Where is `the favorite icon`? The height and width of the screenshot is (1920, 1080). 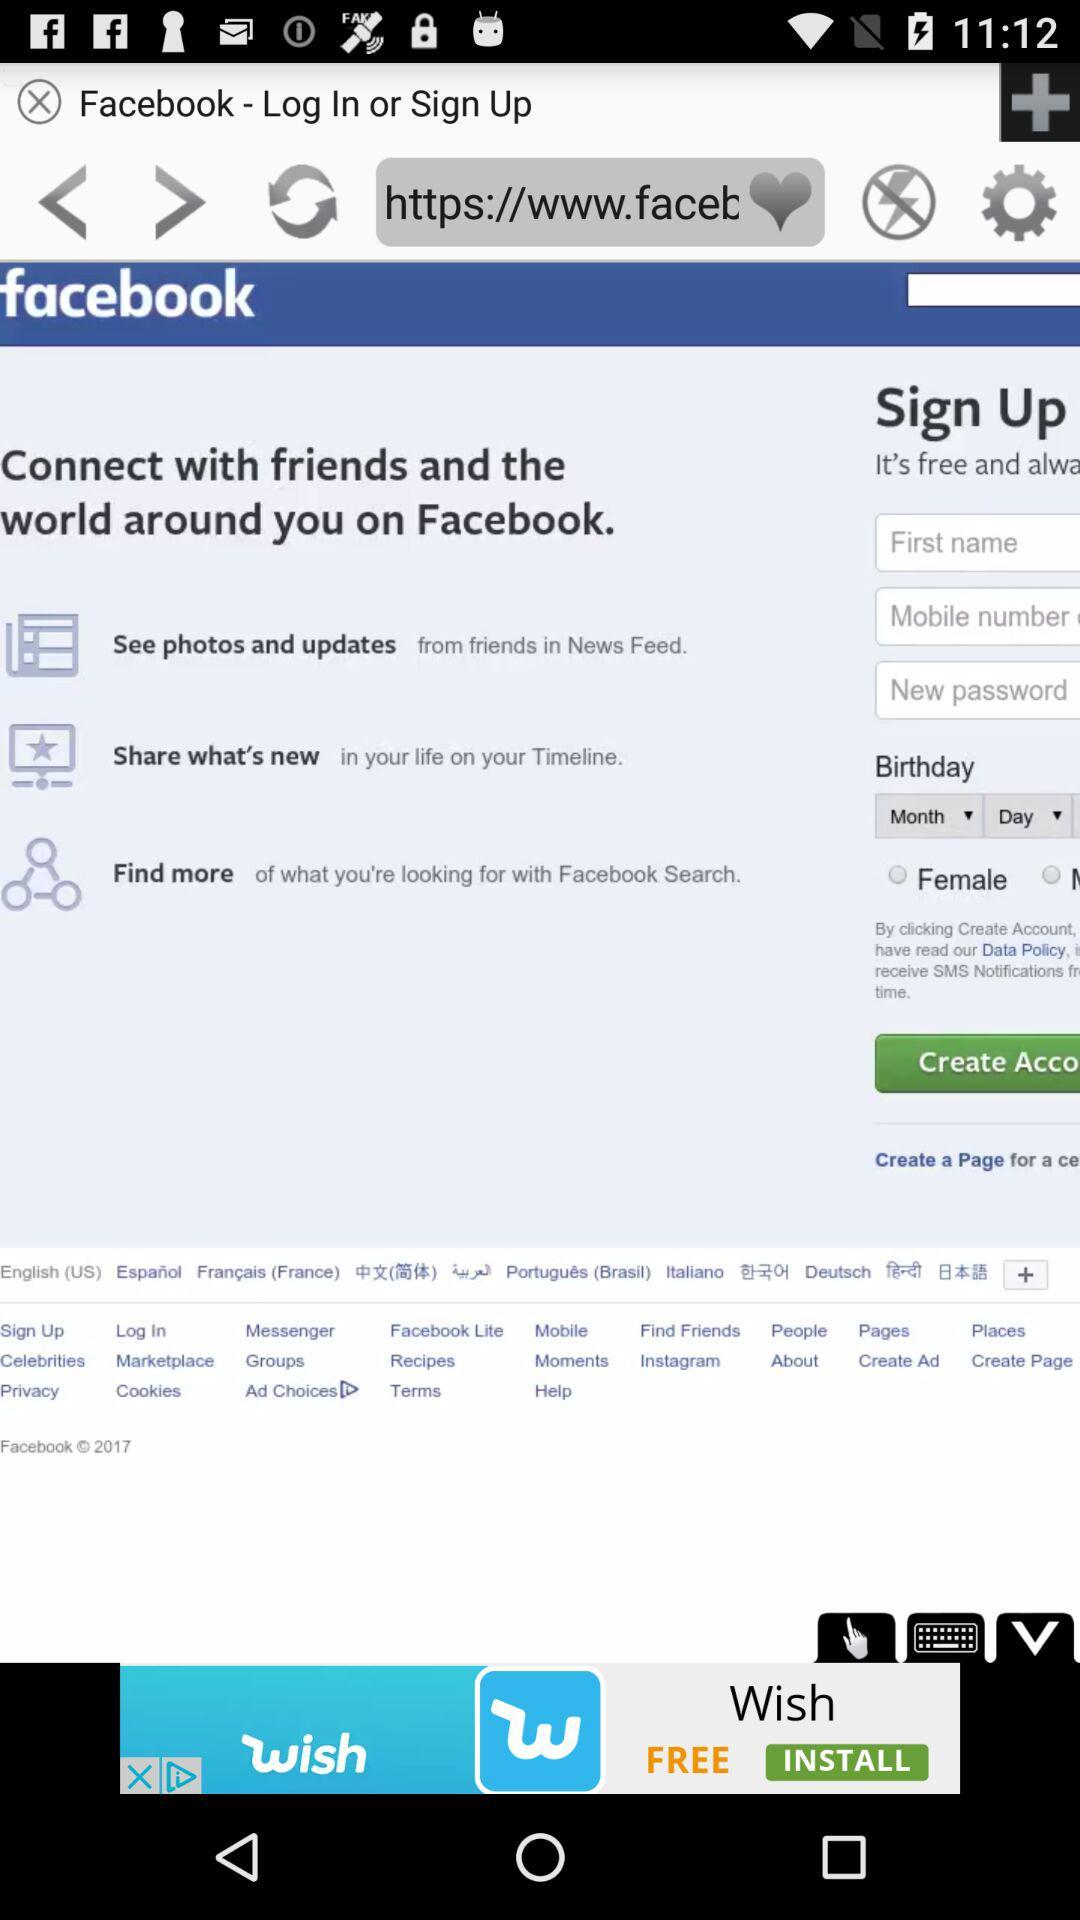 the favorite icon is located at coordinates (779, 216).